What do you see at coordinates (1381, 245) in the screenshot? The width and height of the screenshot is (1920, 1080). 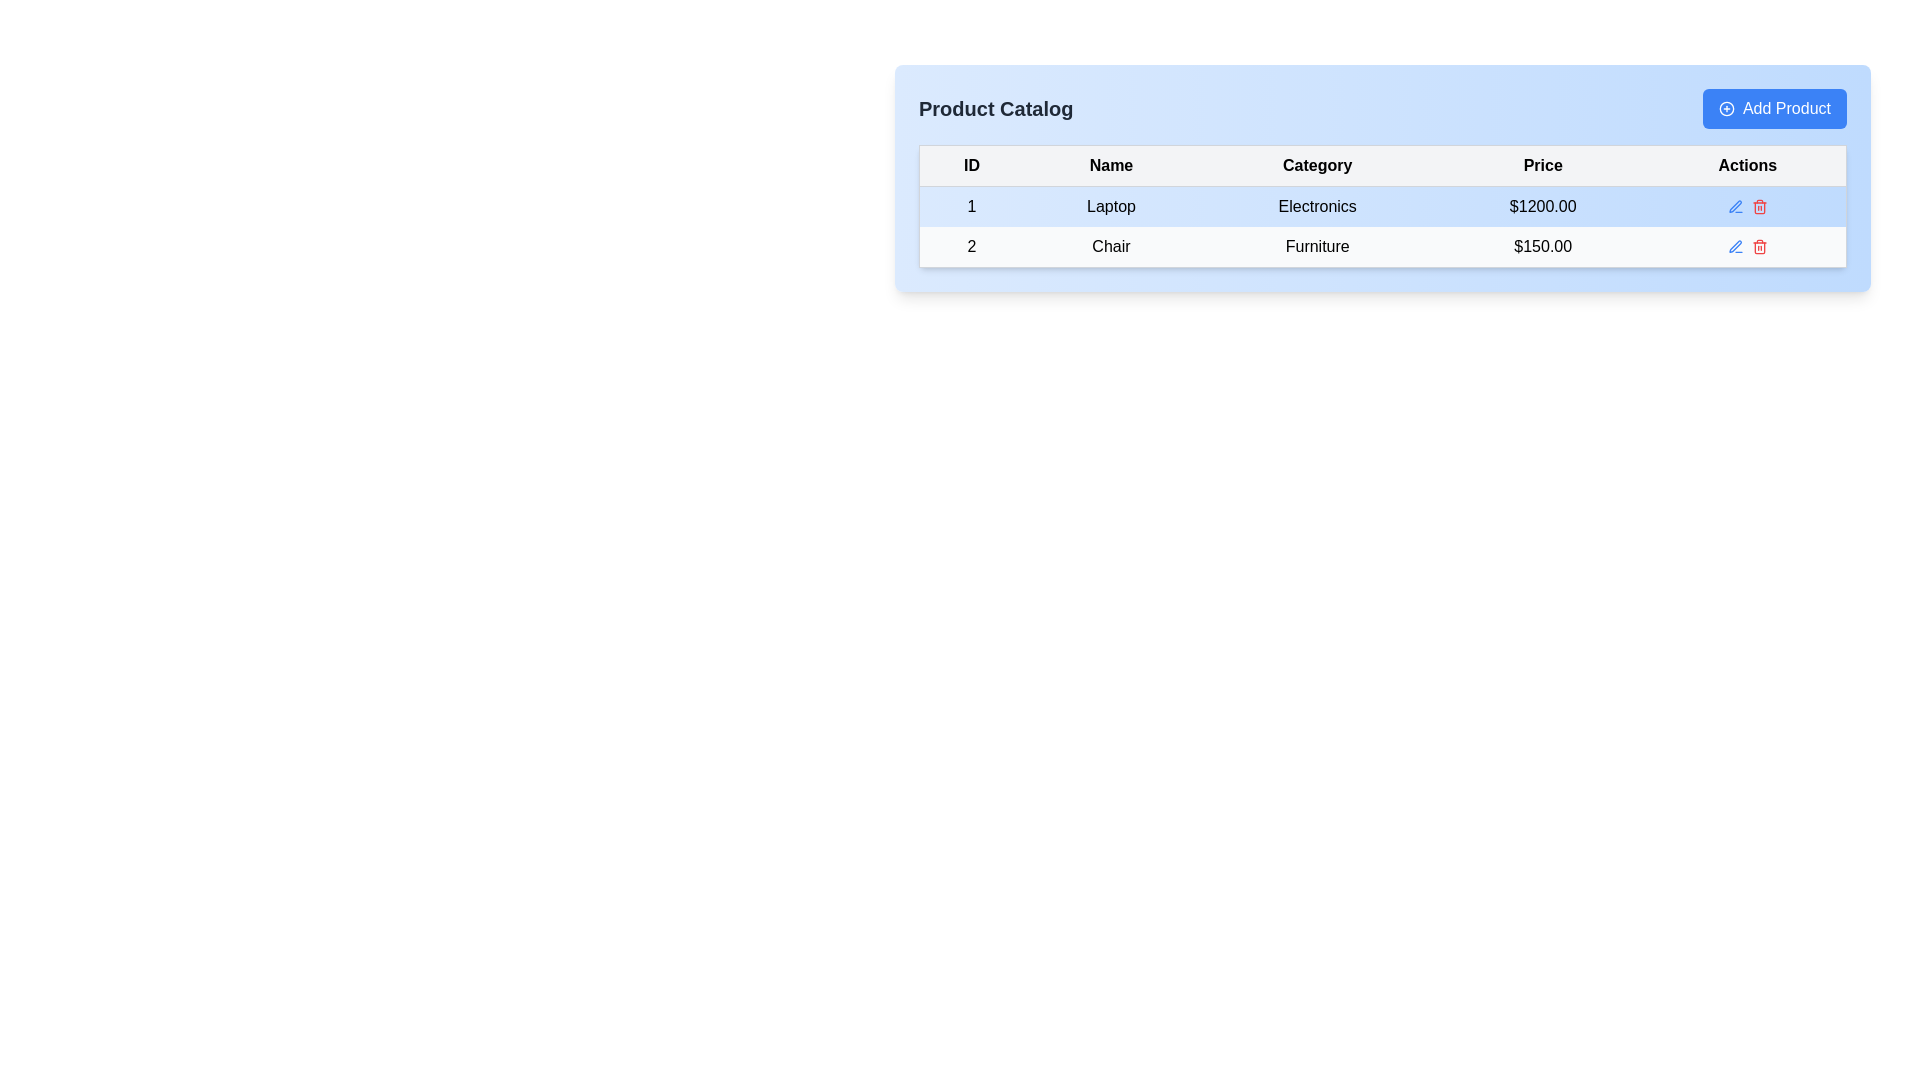 I see `the second row of the product listing table which contains the product 'Chair' with ID '2', category 'Furniture', and price '$150.00'` at bounding box center [1381, 245].